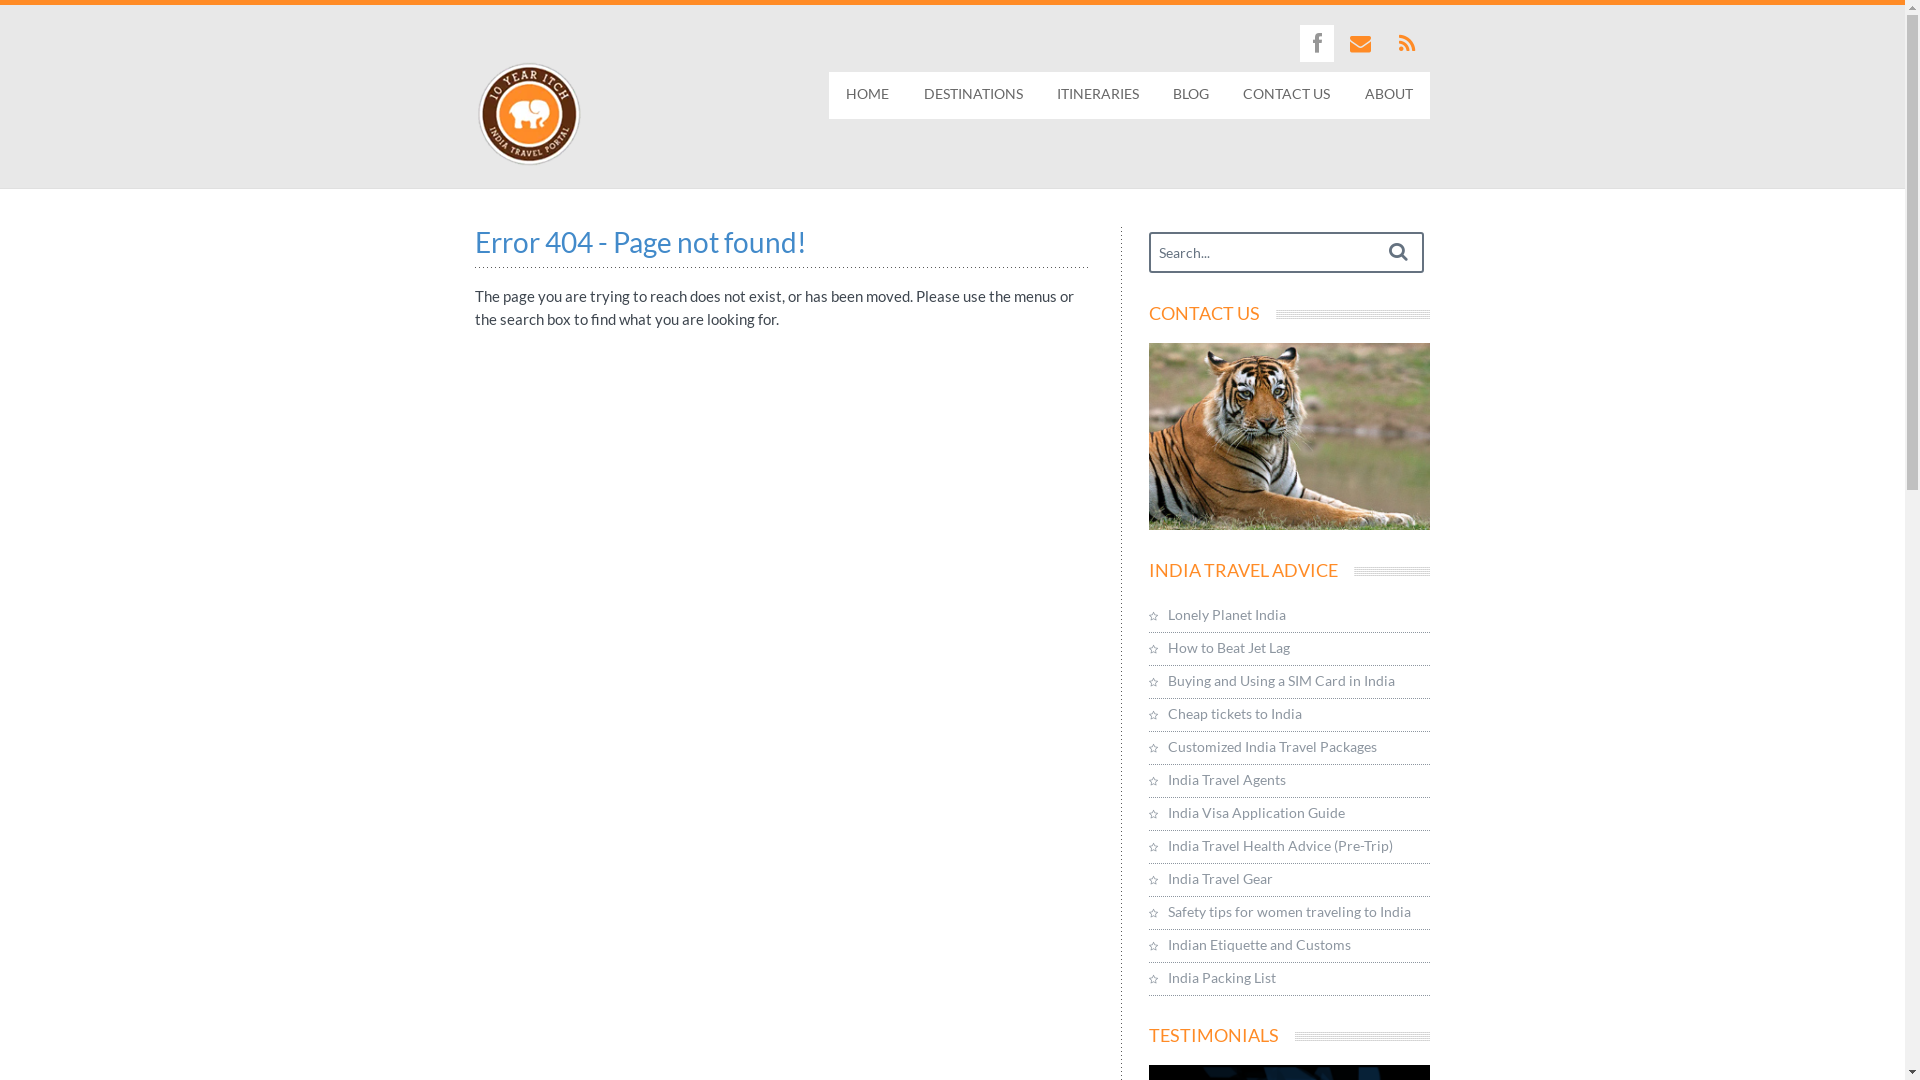  Describe the element at coordinates (1289, 748) in the screenshot. I see `'Customized India Travel Packages'` at that location.